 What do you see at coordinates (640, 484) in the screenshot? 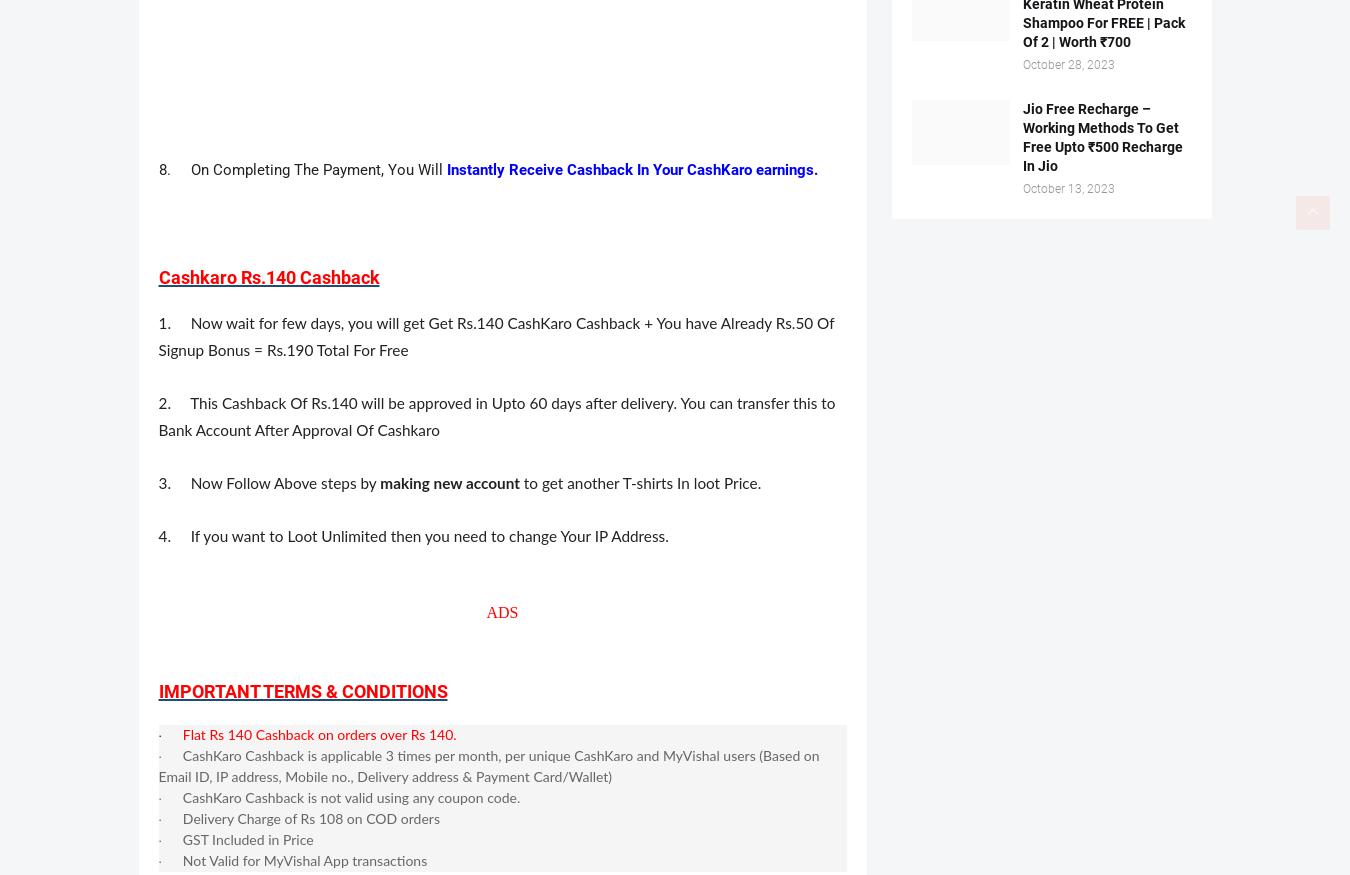
I see `'to get another T-shirts In loot Price.'` at bounding box center [640, 484].